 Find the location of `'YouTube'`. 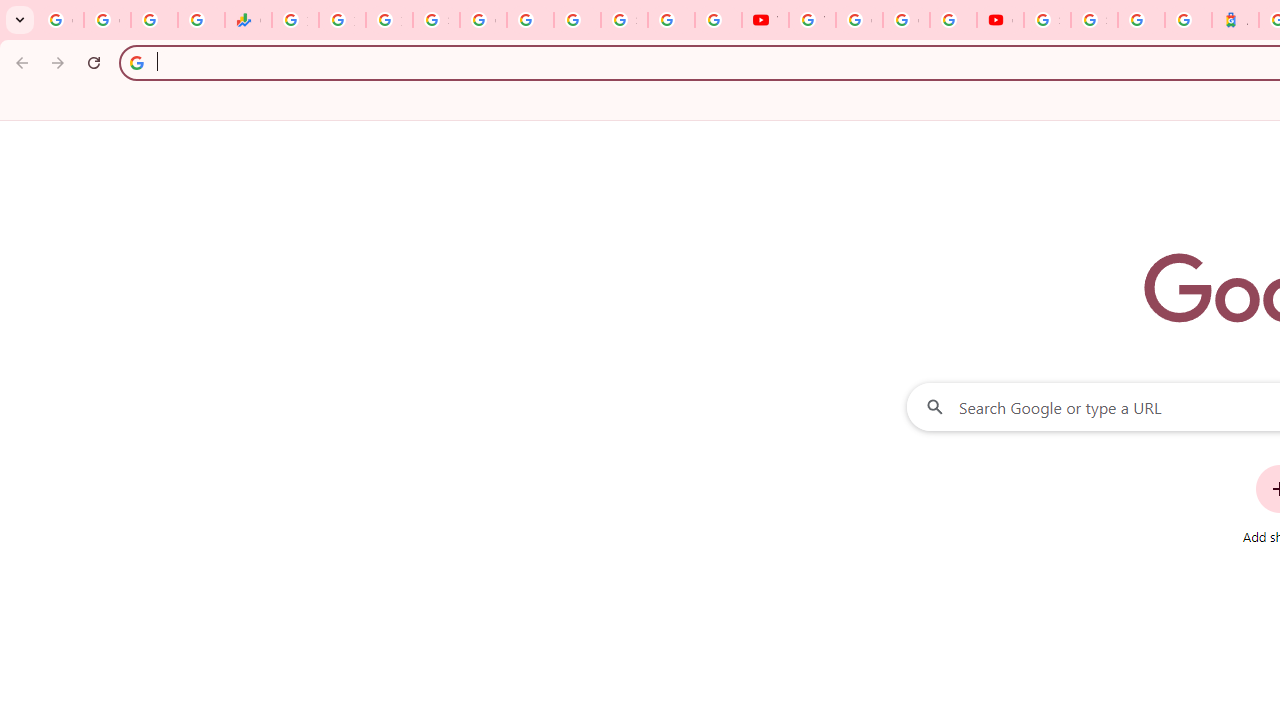

'YouTube' is located at coordinates (764, 20).